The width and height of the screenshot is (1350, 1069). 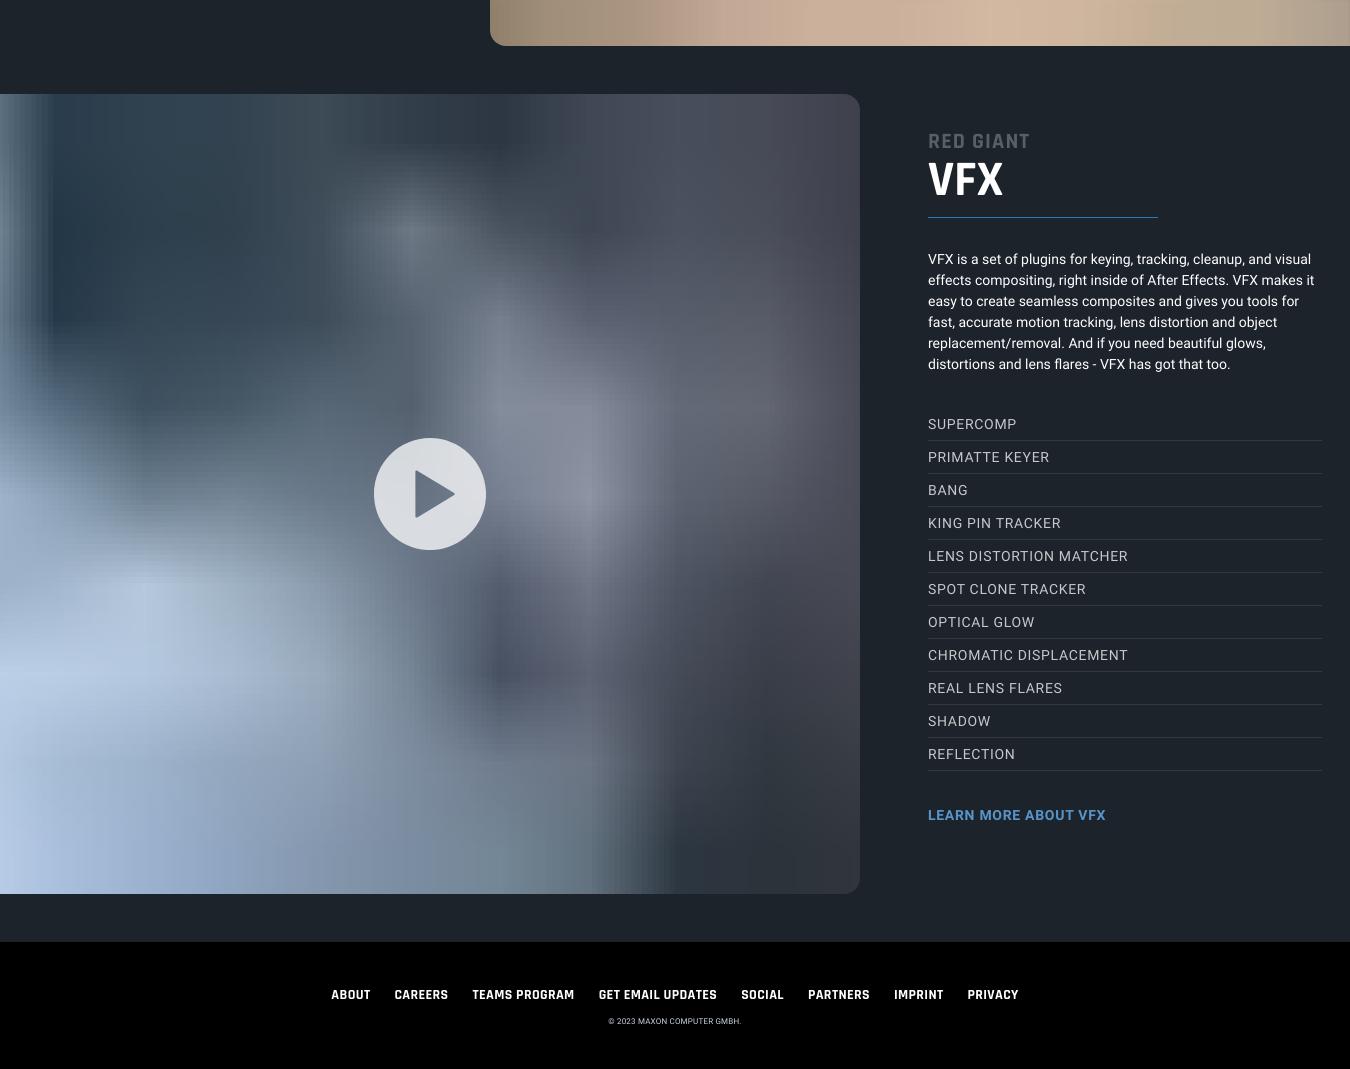 What do you see at coordinates (1005, 589) in the screenshot?
I see `'Spot Clone Tracker'` at bounding box center [1005, 589].